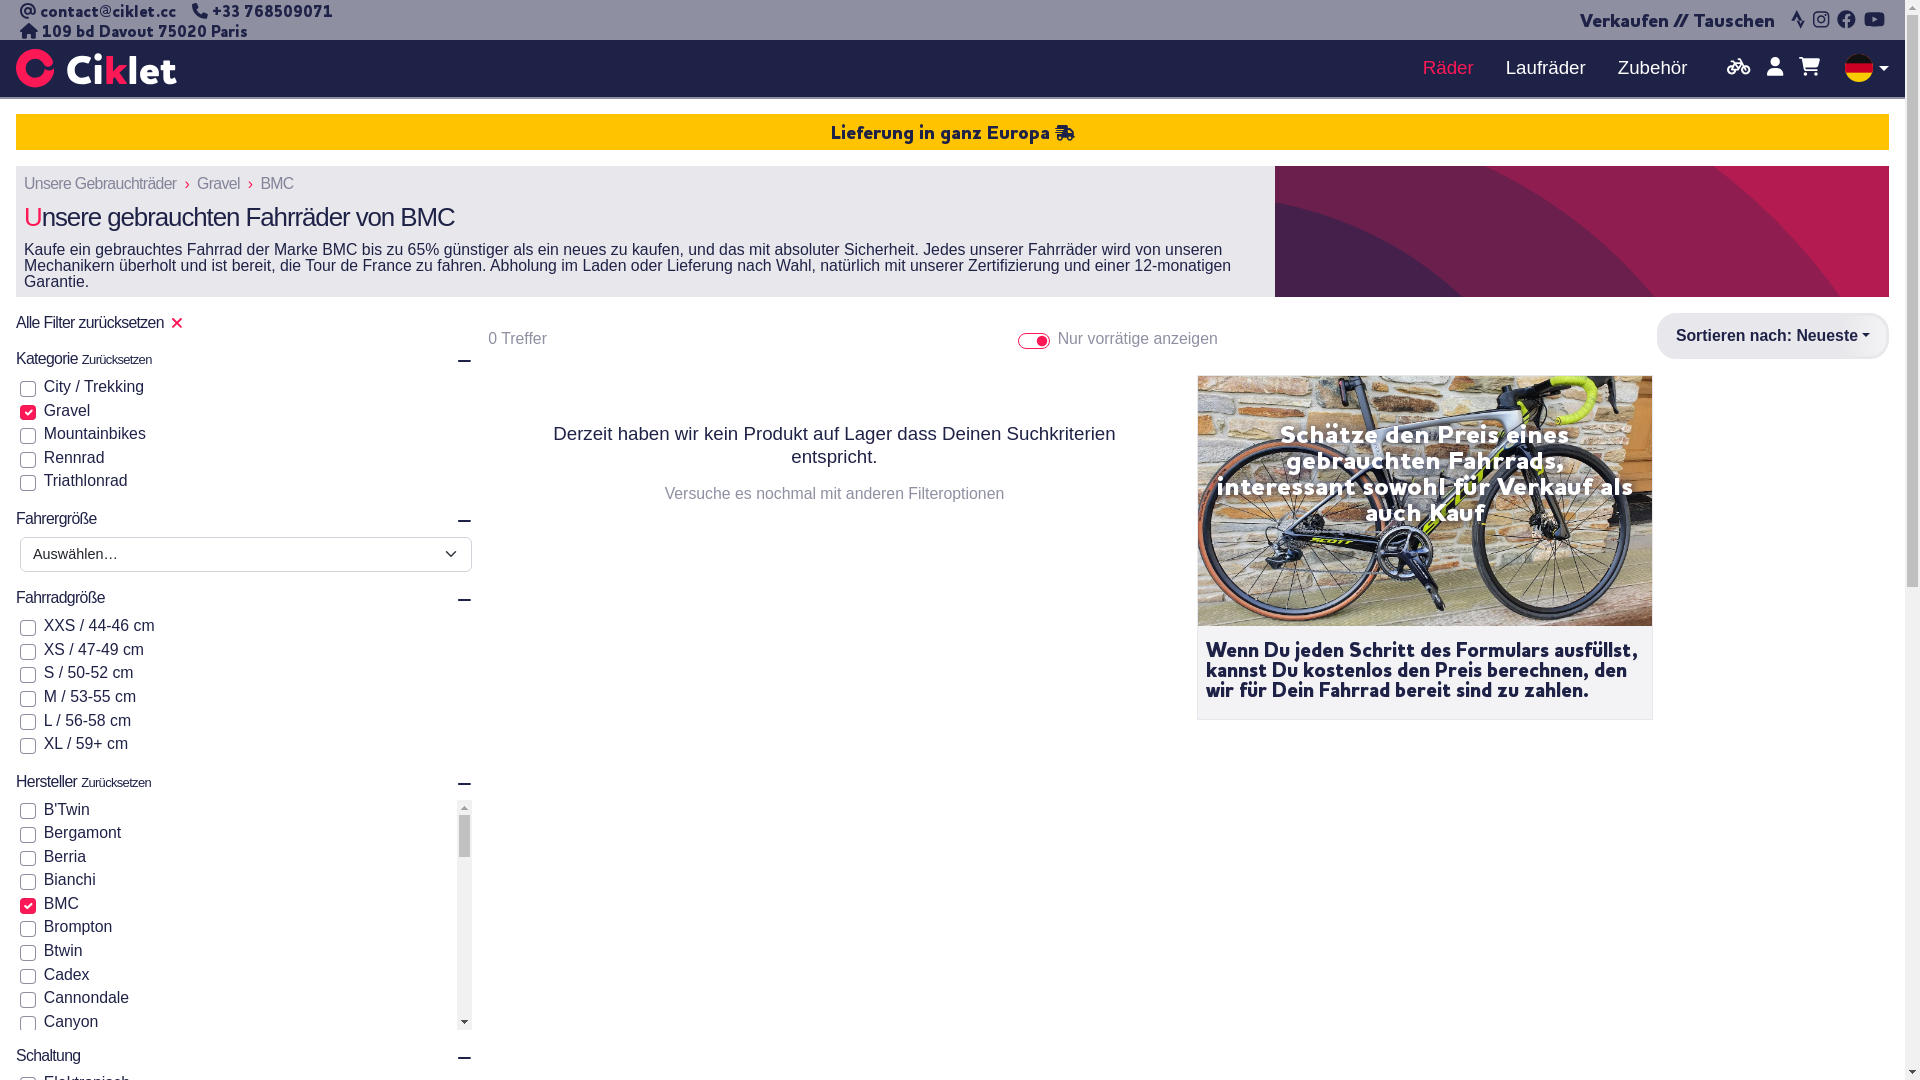 This screenshot has width=1920, height=1080. What do you see at coordinates (133, 33) in the screenshot?
I see `'109 bd Davout 75020 Paris'` at bounding box center [133, 33].